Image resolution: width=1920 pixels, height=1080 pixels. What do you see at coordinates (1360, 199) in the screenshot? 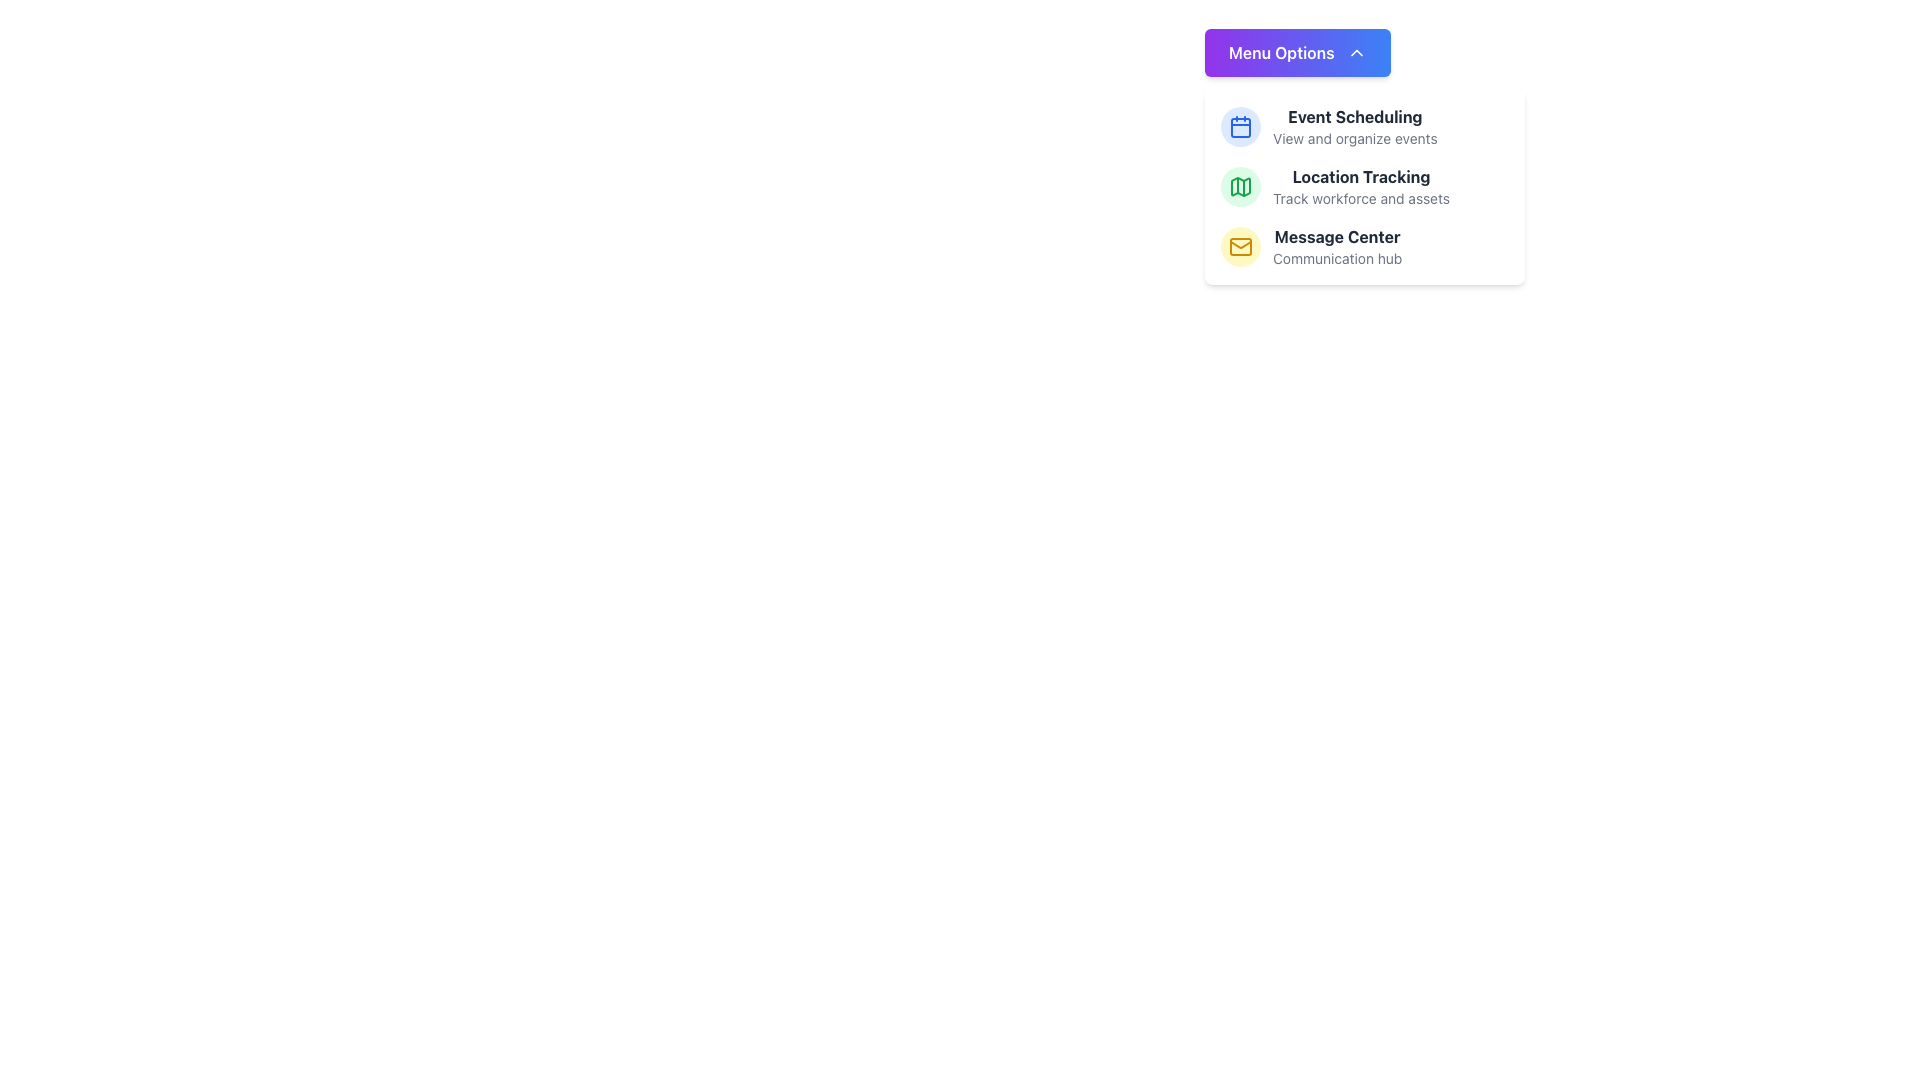
I see `the static text label displaying 'Track workforce and assets', which is positioned below the bold title 'Location Tracking' in the vertical menu under 'Menu Options'` at bounding box center [1360, 199].